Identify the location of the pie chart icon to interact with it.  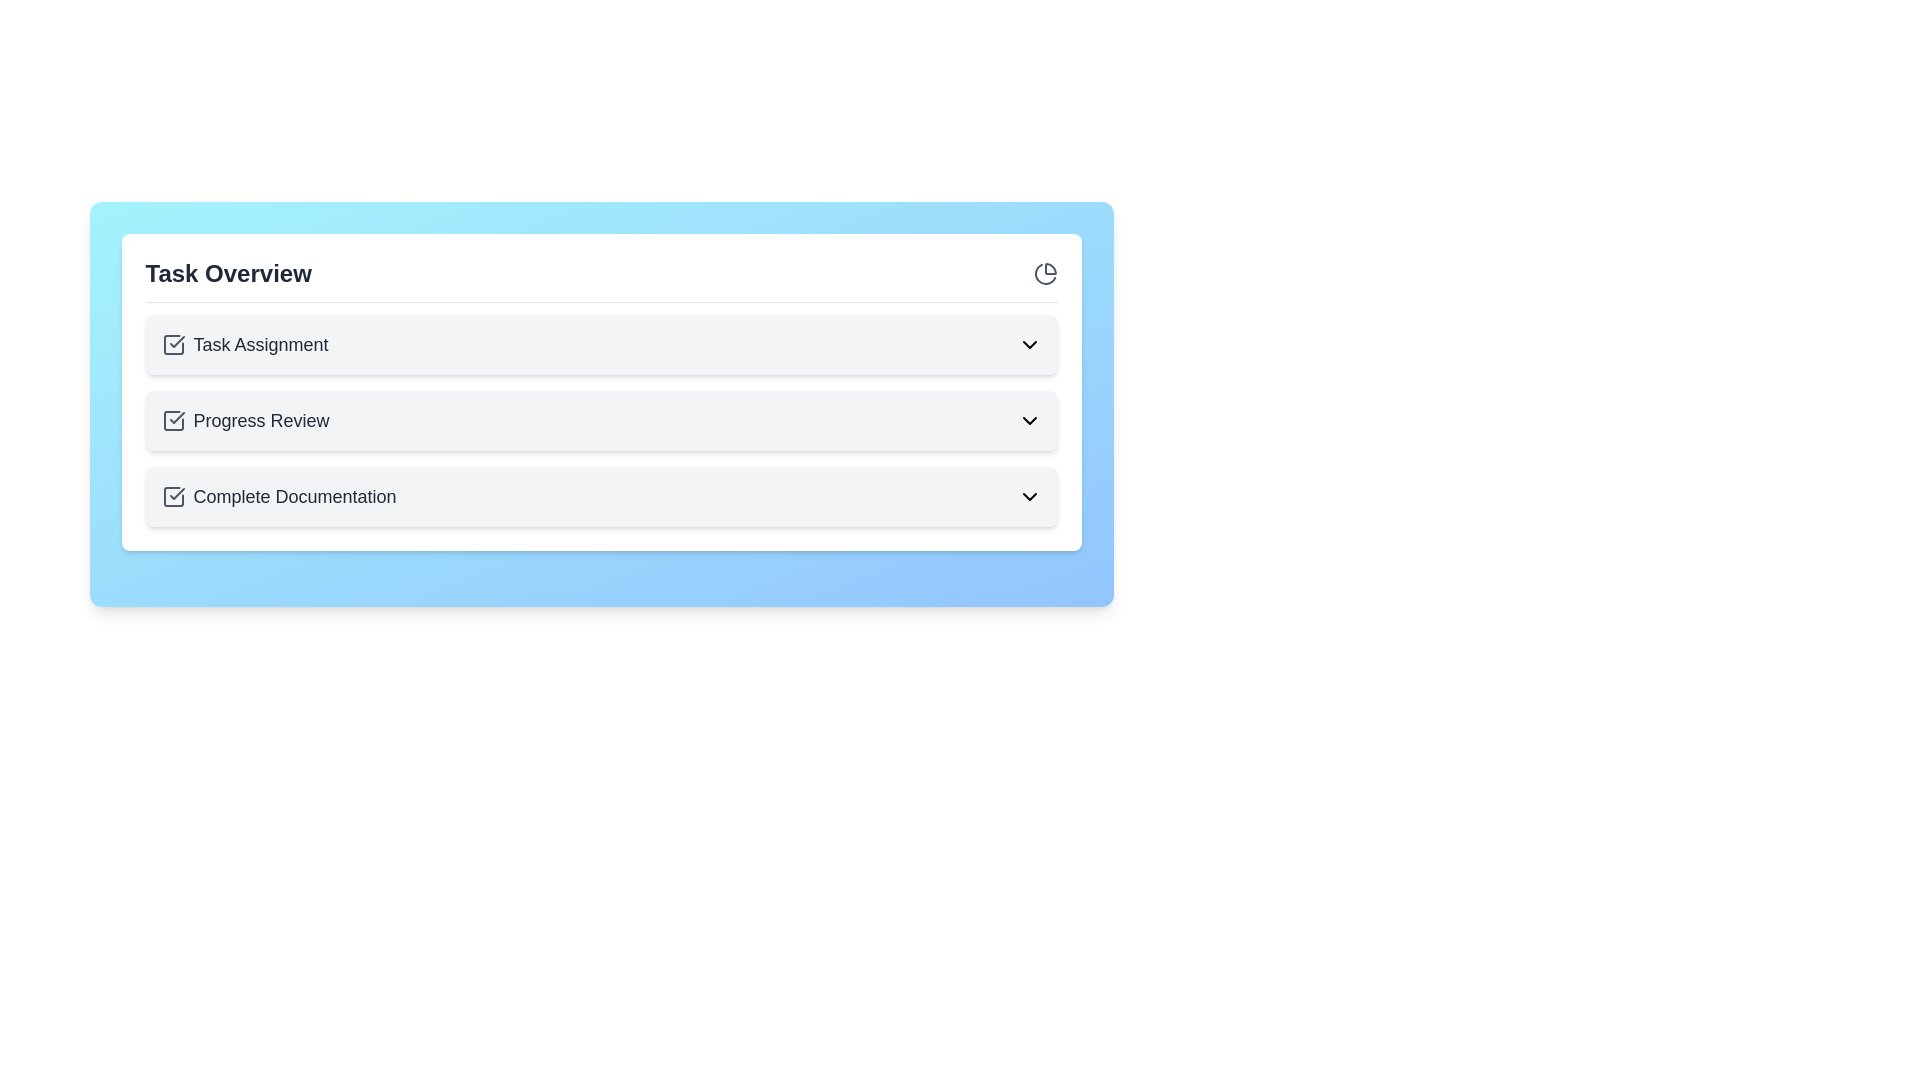
(1044, 273).